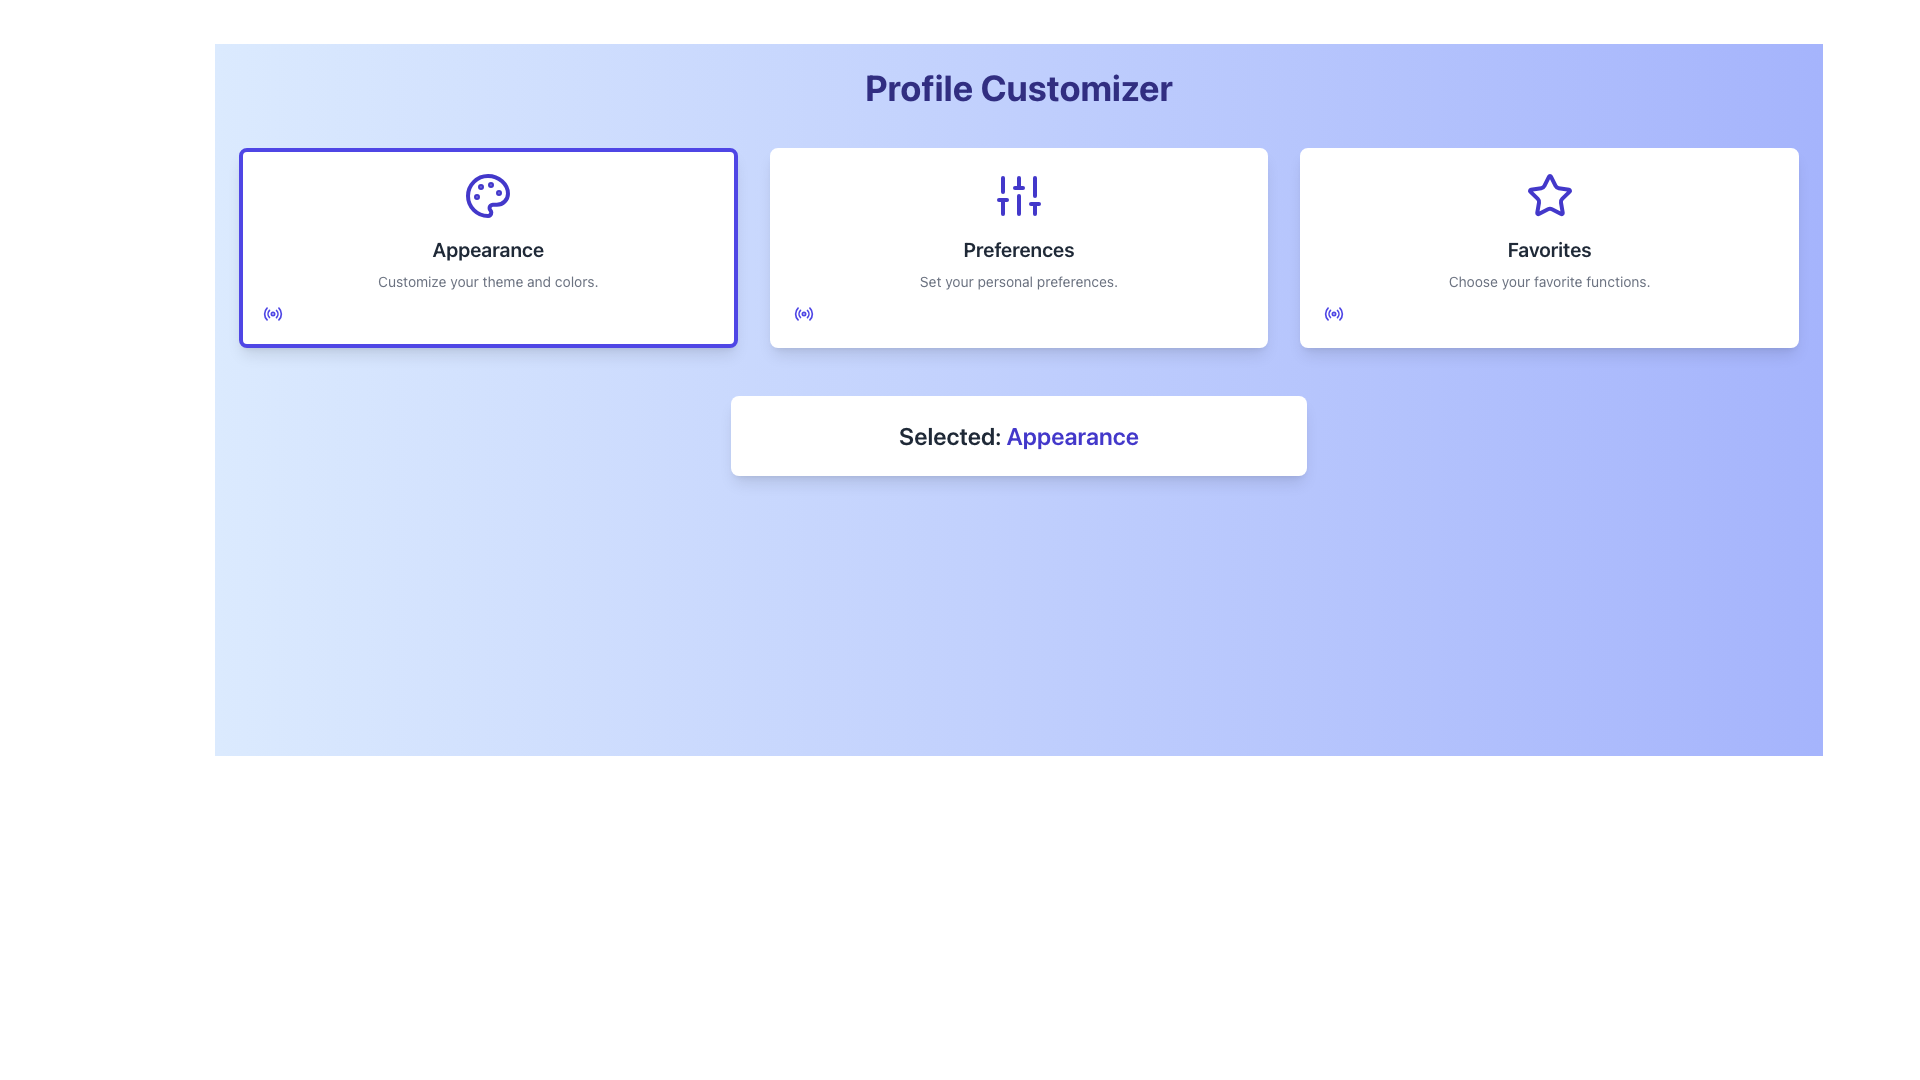 The image size is (1920, 1080). What do you see at coordinates (1548, 281) in the screenshot?
I see `informative text label located in the 'Favorites' section, positioned beneath the title 'Favorites' and above a decorative icon styled in indigo` at bounding box center [1548, 281].